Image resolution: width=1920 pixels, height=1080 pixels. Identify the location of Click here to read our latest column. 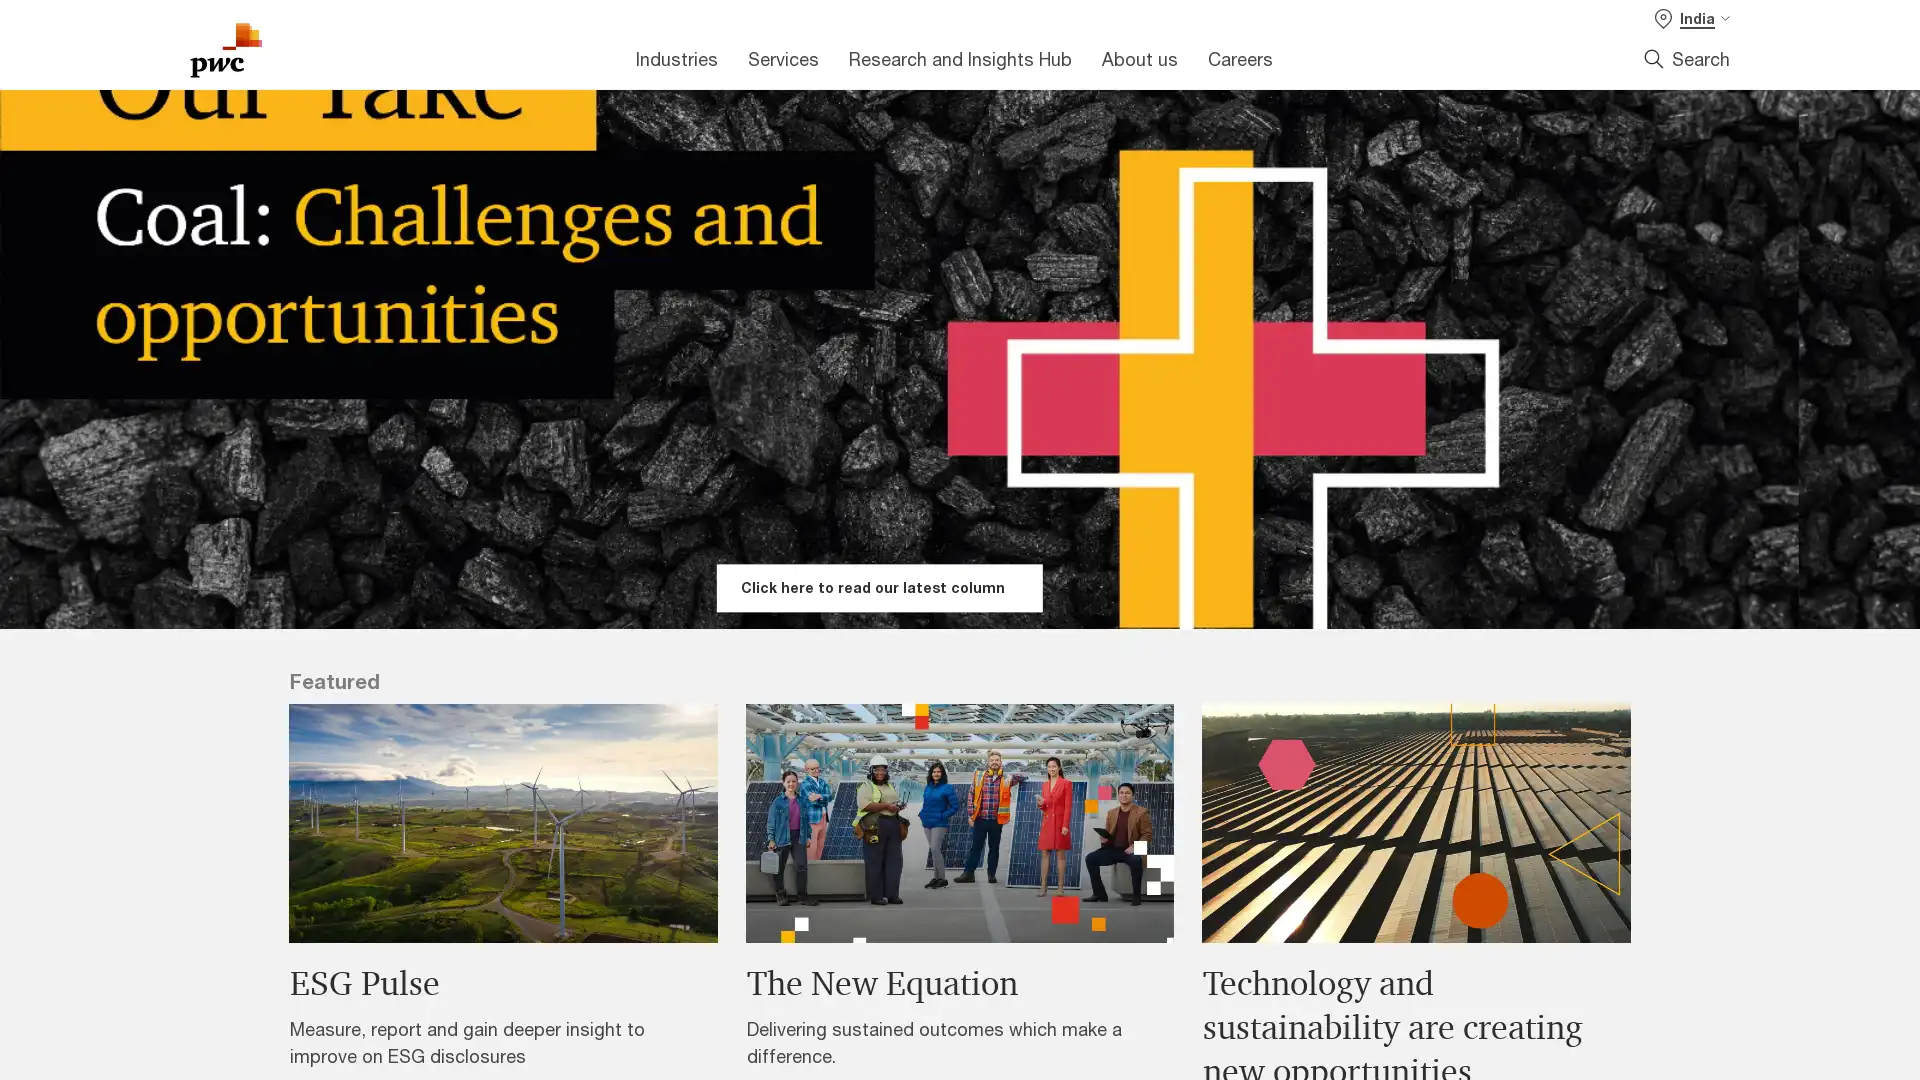
(878, 586).